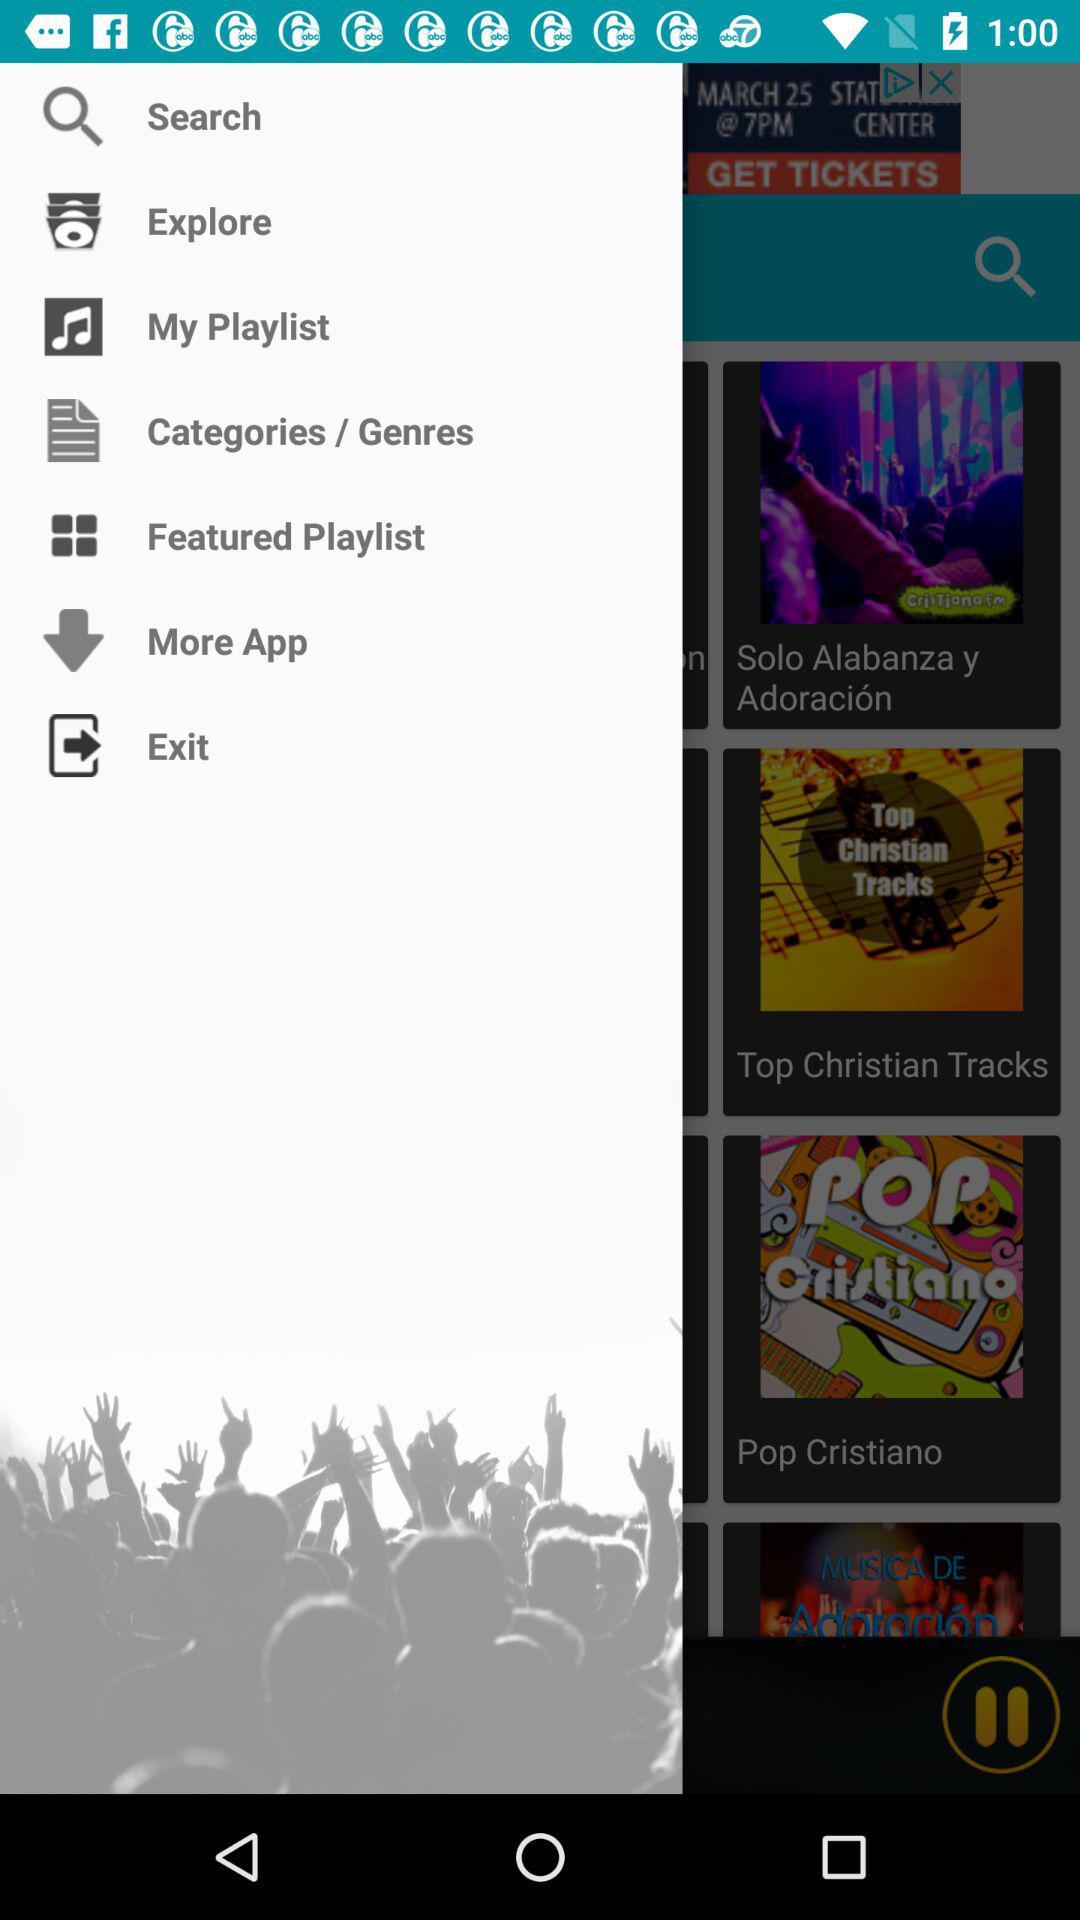 The width and height of the screenshot is (1080, 1920). What do you see at coordinates (540, 127) in the screenshot?
I see `search christian music` at bounding box center [540, 127].